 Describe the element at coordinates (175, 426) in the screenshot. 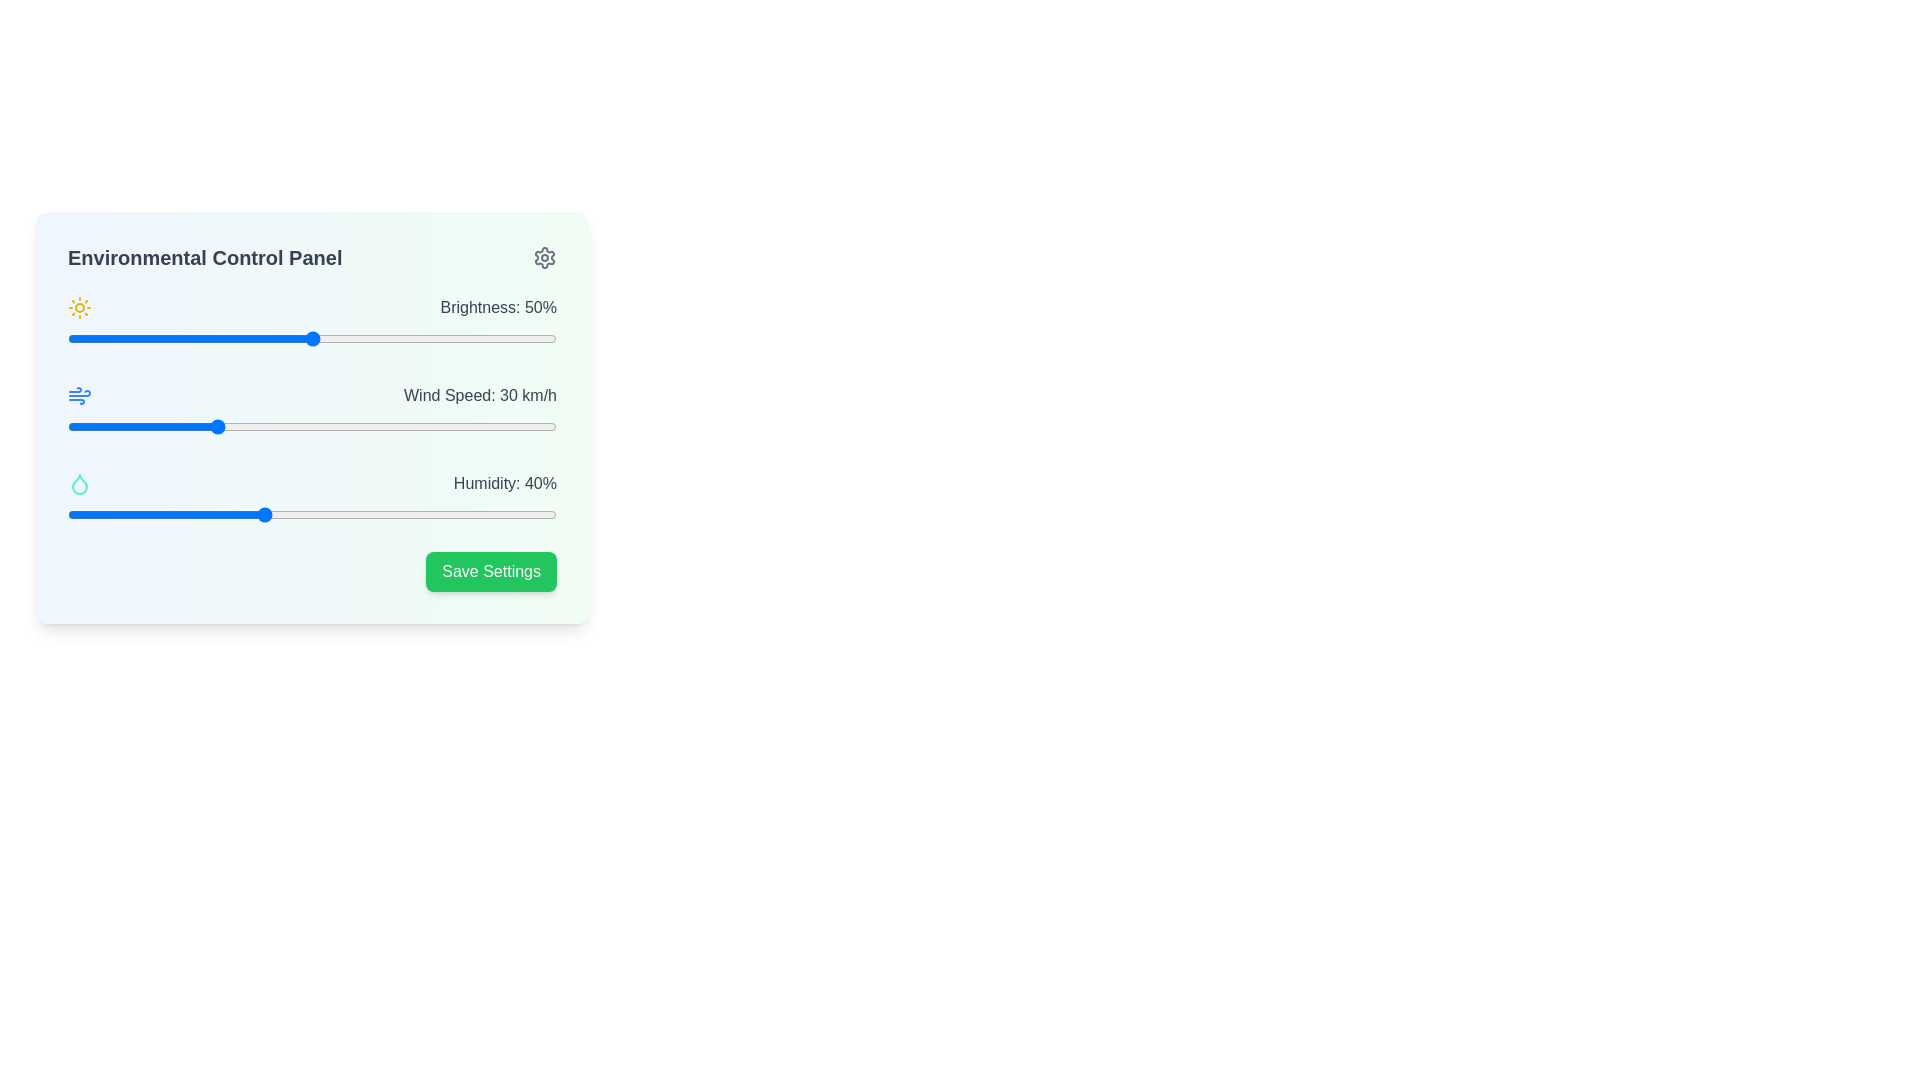

I see `the wind speed` at that location.